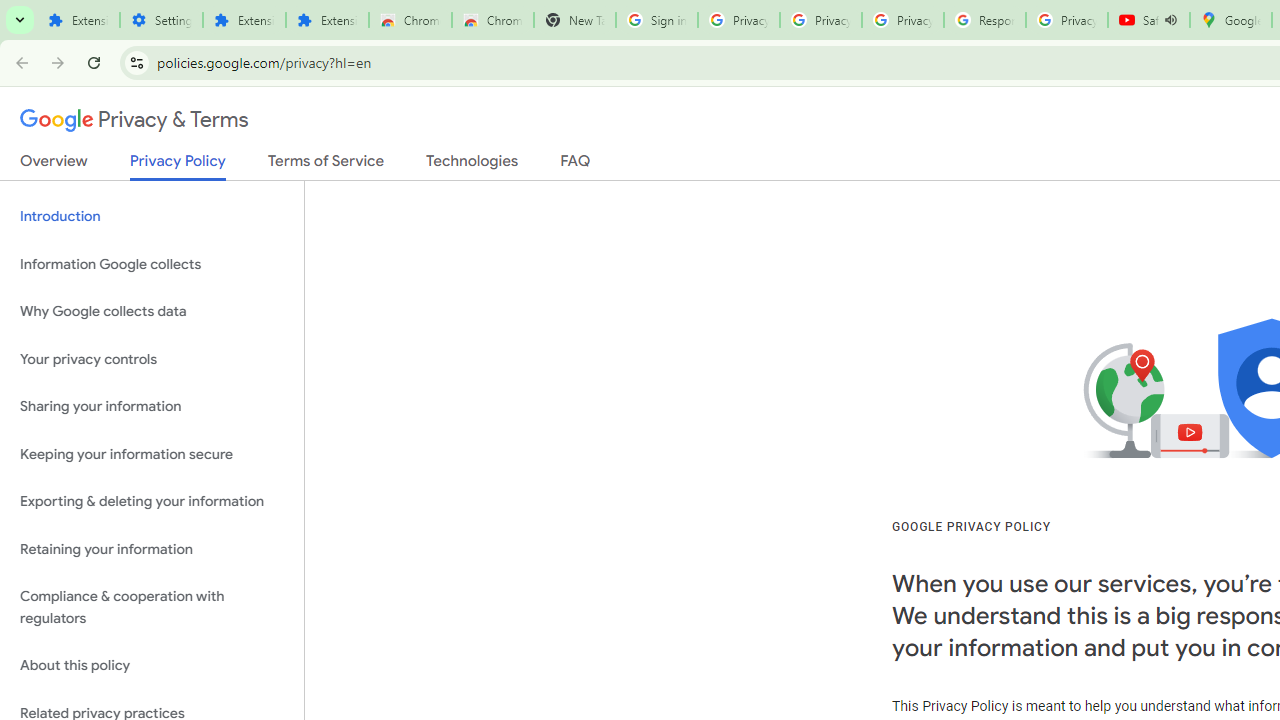 The image size is (1280, 720). Describe the element at coordinates (327, 20) in the screenshot. I see `'Extensions'` at that location.